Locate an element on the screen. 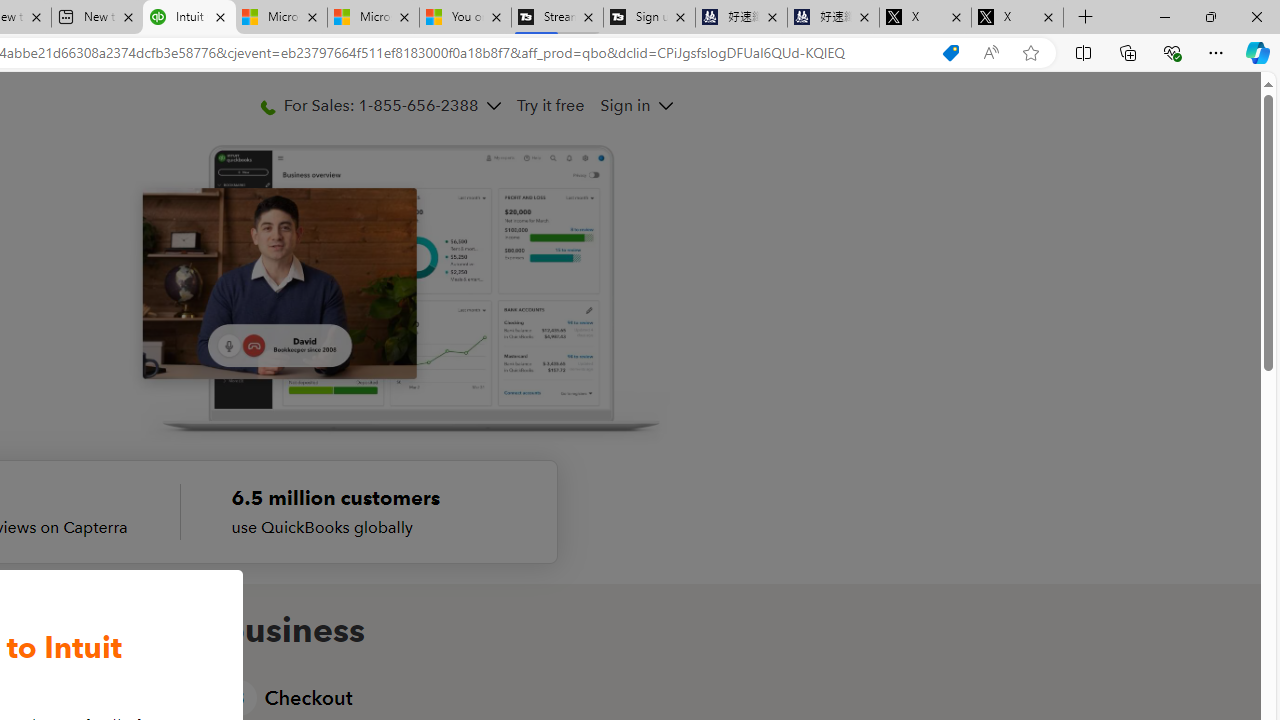 This screenshot has height=720, width=1280. 'For Sales: 1-855-656-2388' is located at coordinates (380, 105).